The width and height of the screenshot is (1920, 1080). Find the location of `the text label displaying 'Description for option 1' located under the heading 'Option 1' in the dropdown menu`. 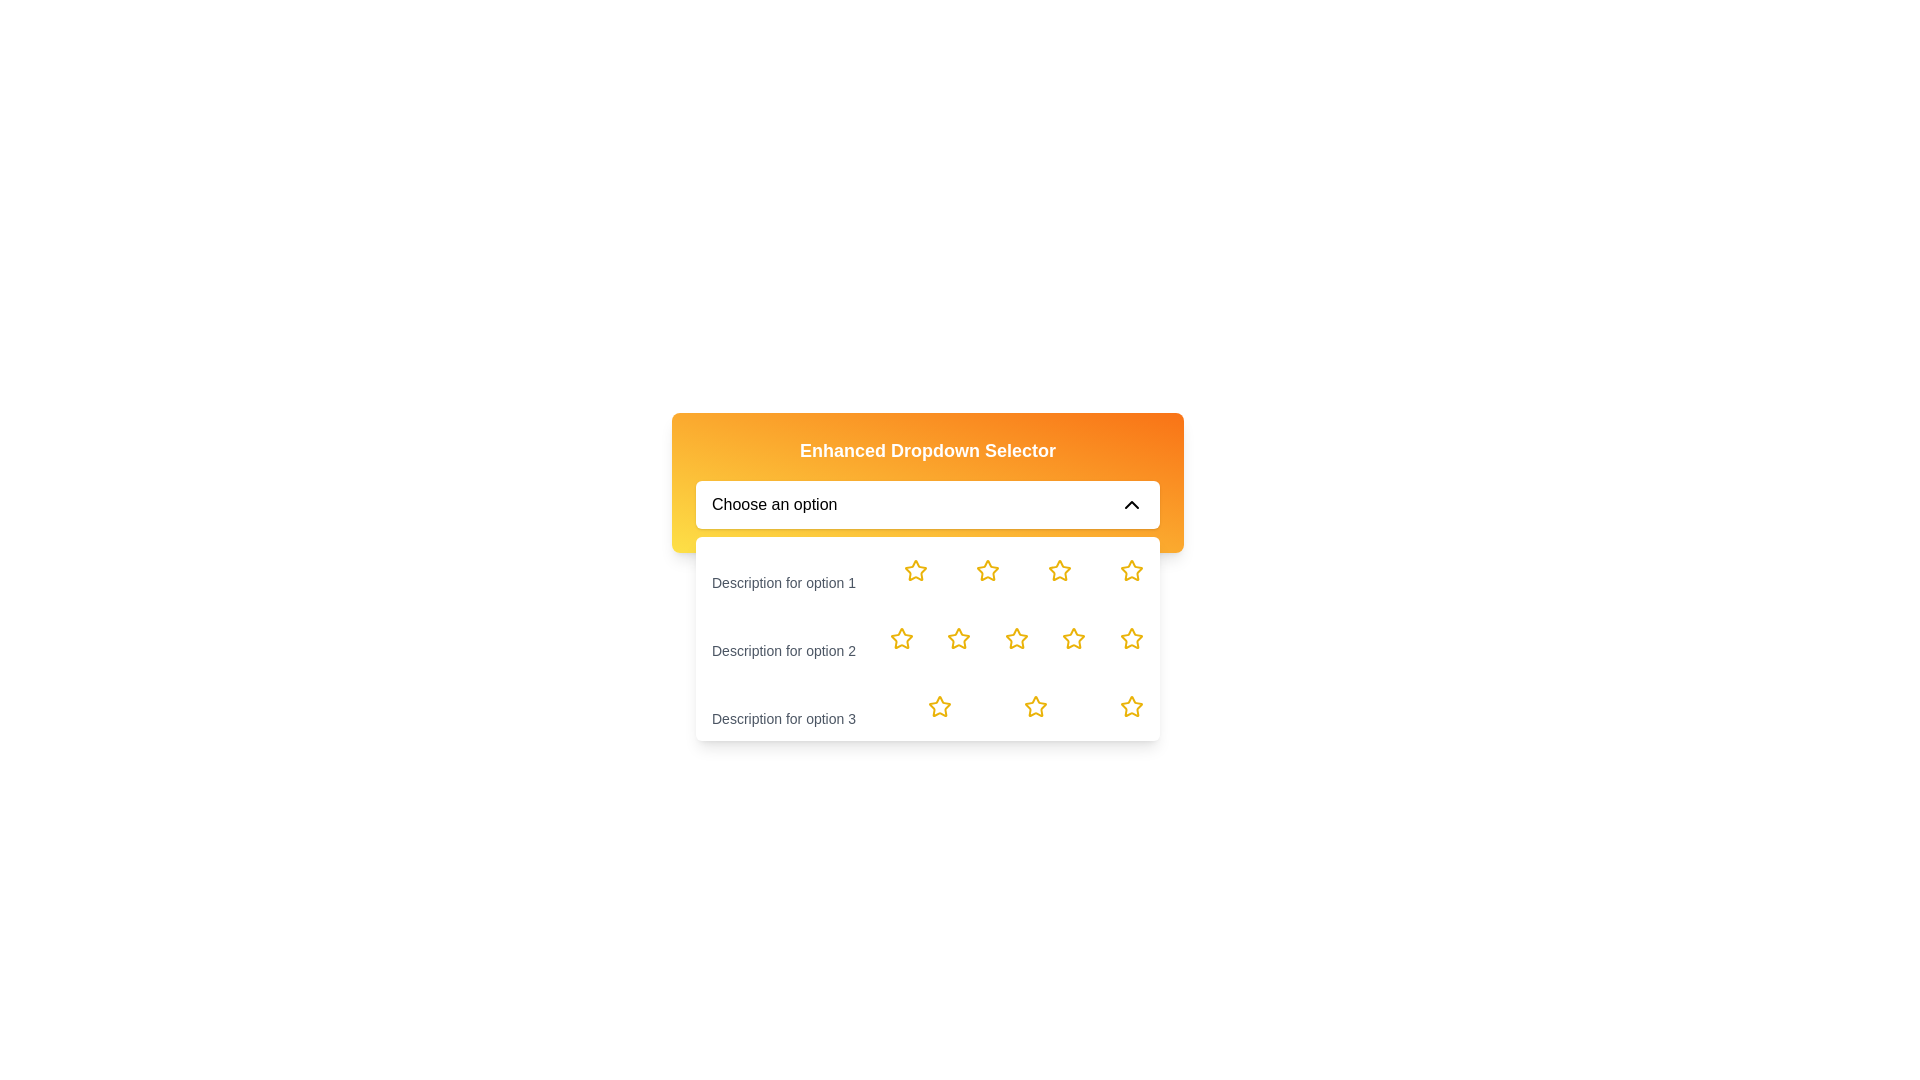

the text label displaying 'Description for option 1' located under the heading 'Option 1' in the dropdown menu is located at coordinates (782, 582).